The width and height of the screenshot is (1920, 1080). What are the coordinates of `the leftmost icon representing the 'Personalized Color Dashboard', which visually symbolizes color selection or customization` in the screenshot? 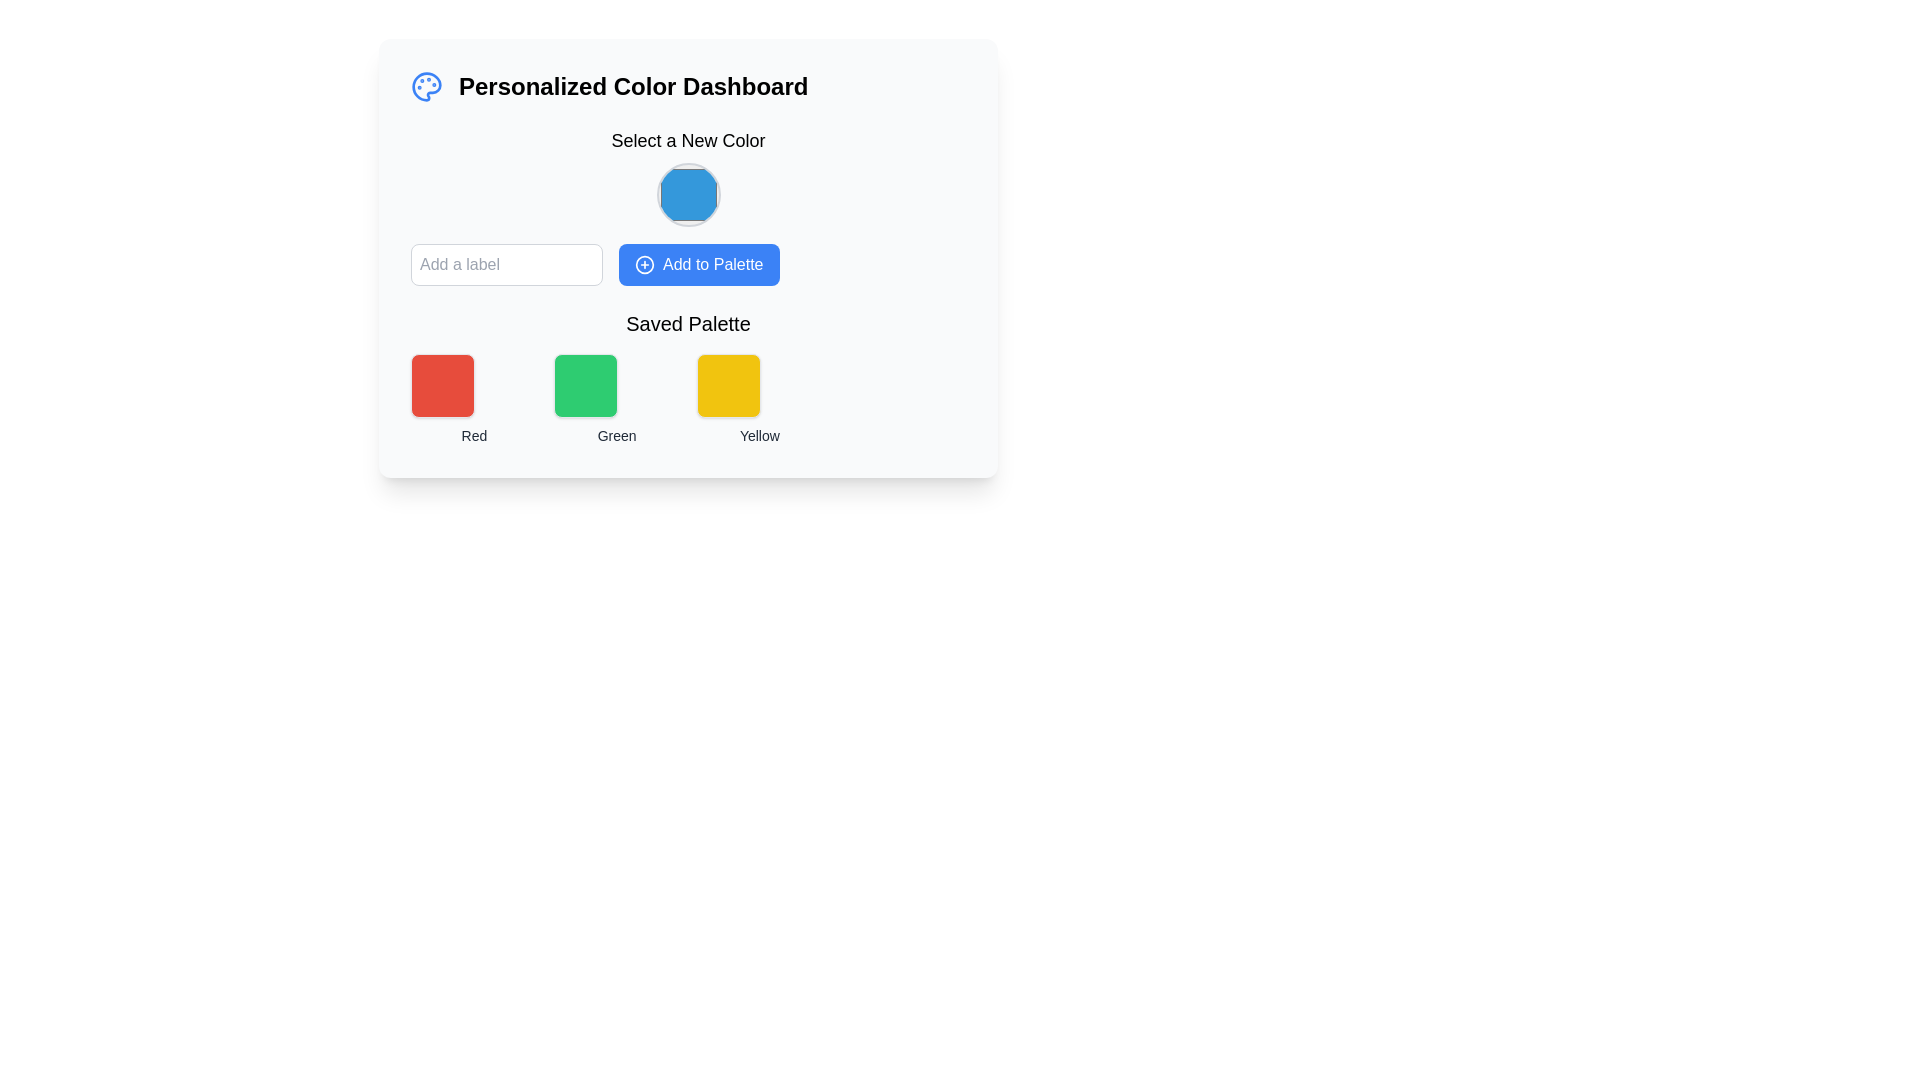 It's located at (426, 86).